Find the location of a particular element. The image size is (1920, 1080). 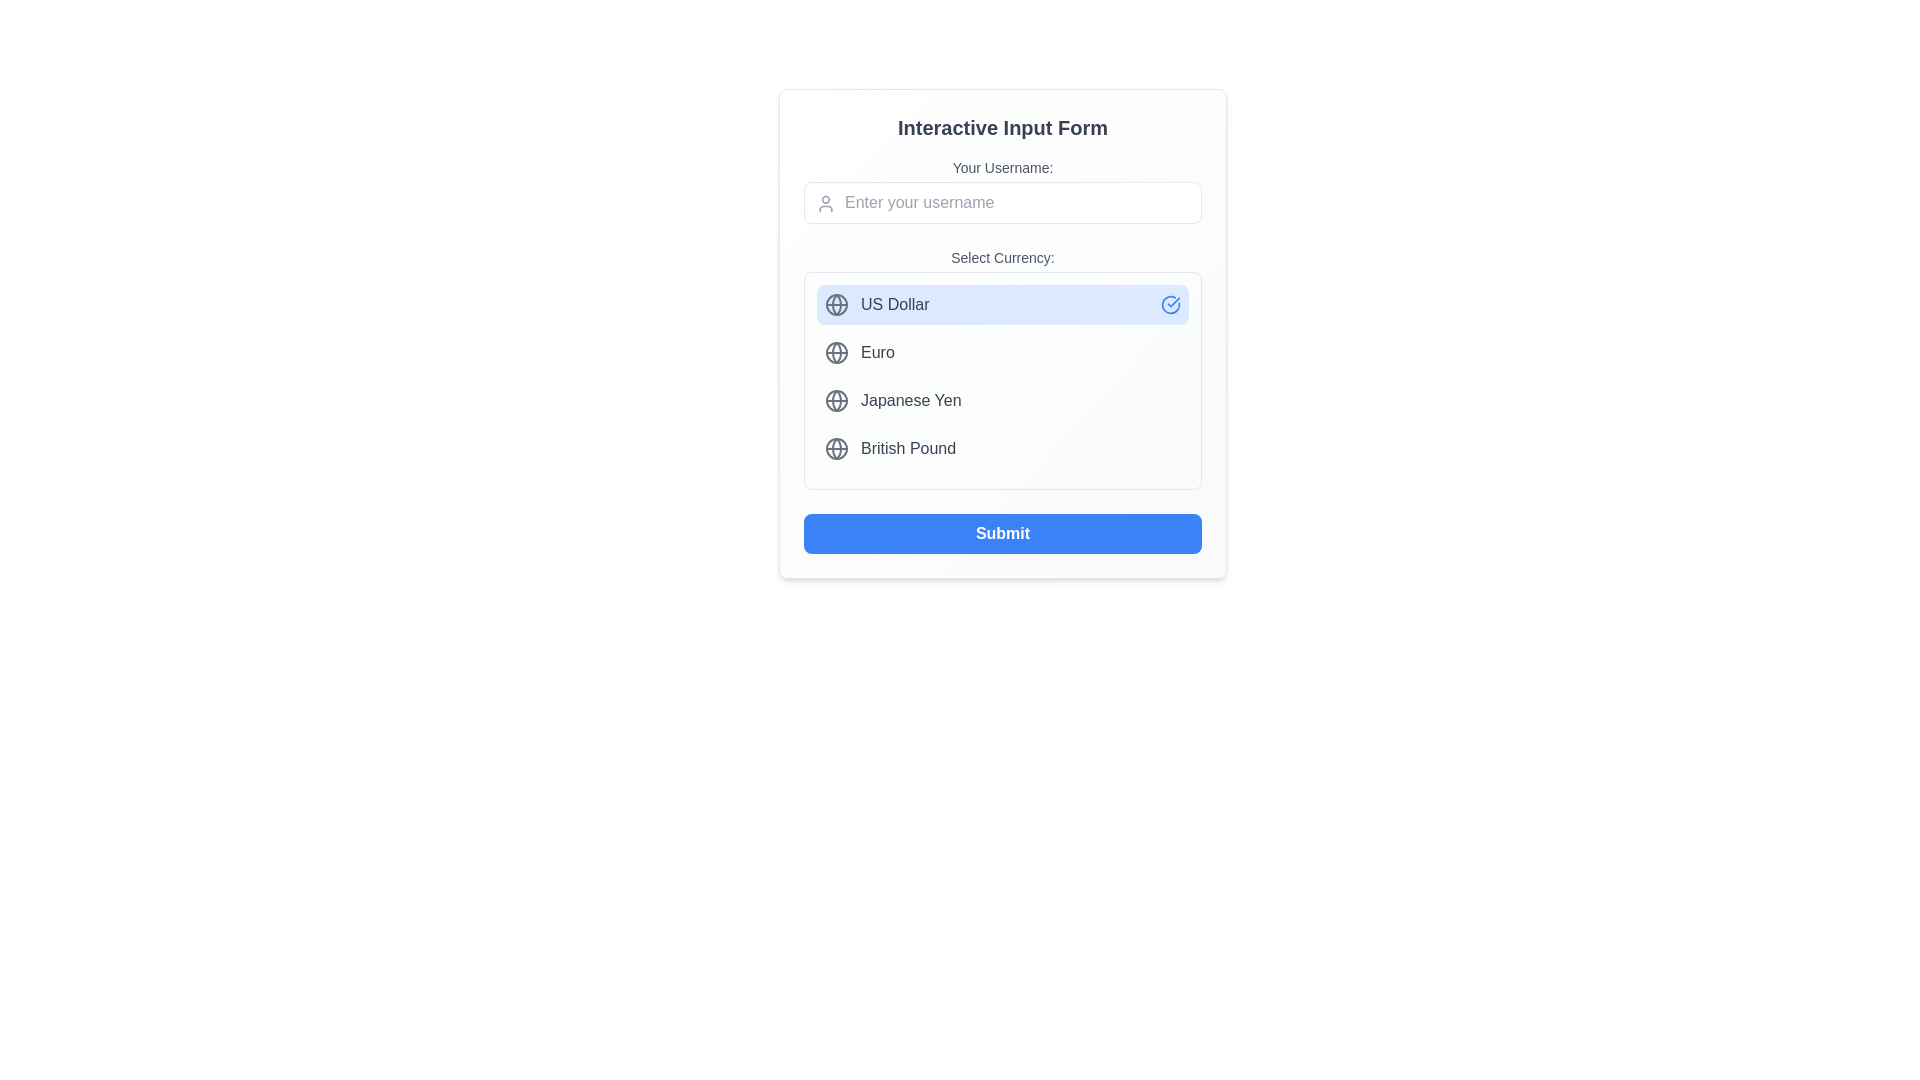

the large, rounded rectangular blue 'Submit' button located at the bottom of the form is located at coordinates (1003, 532).